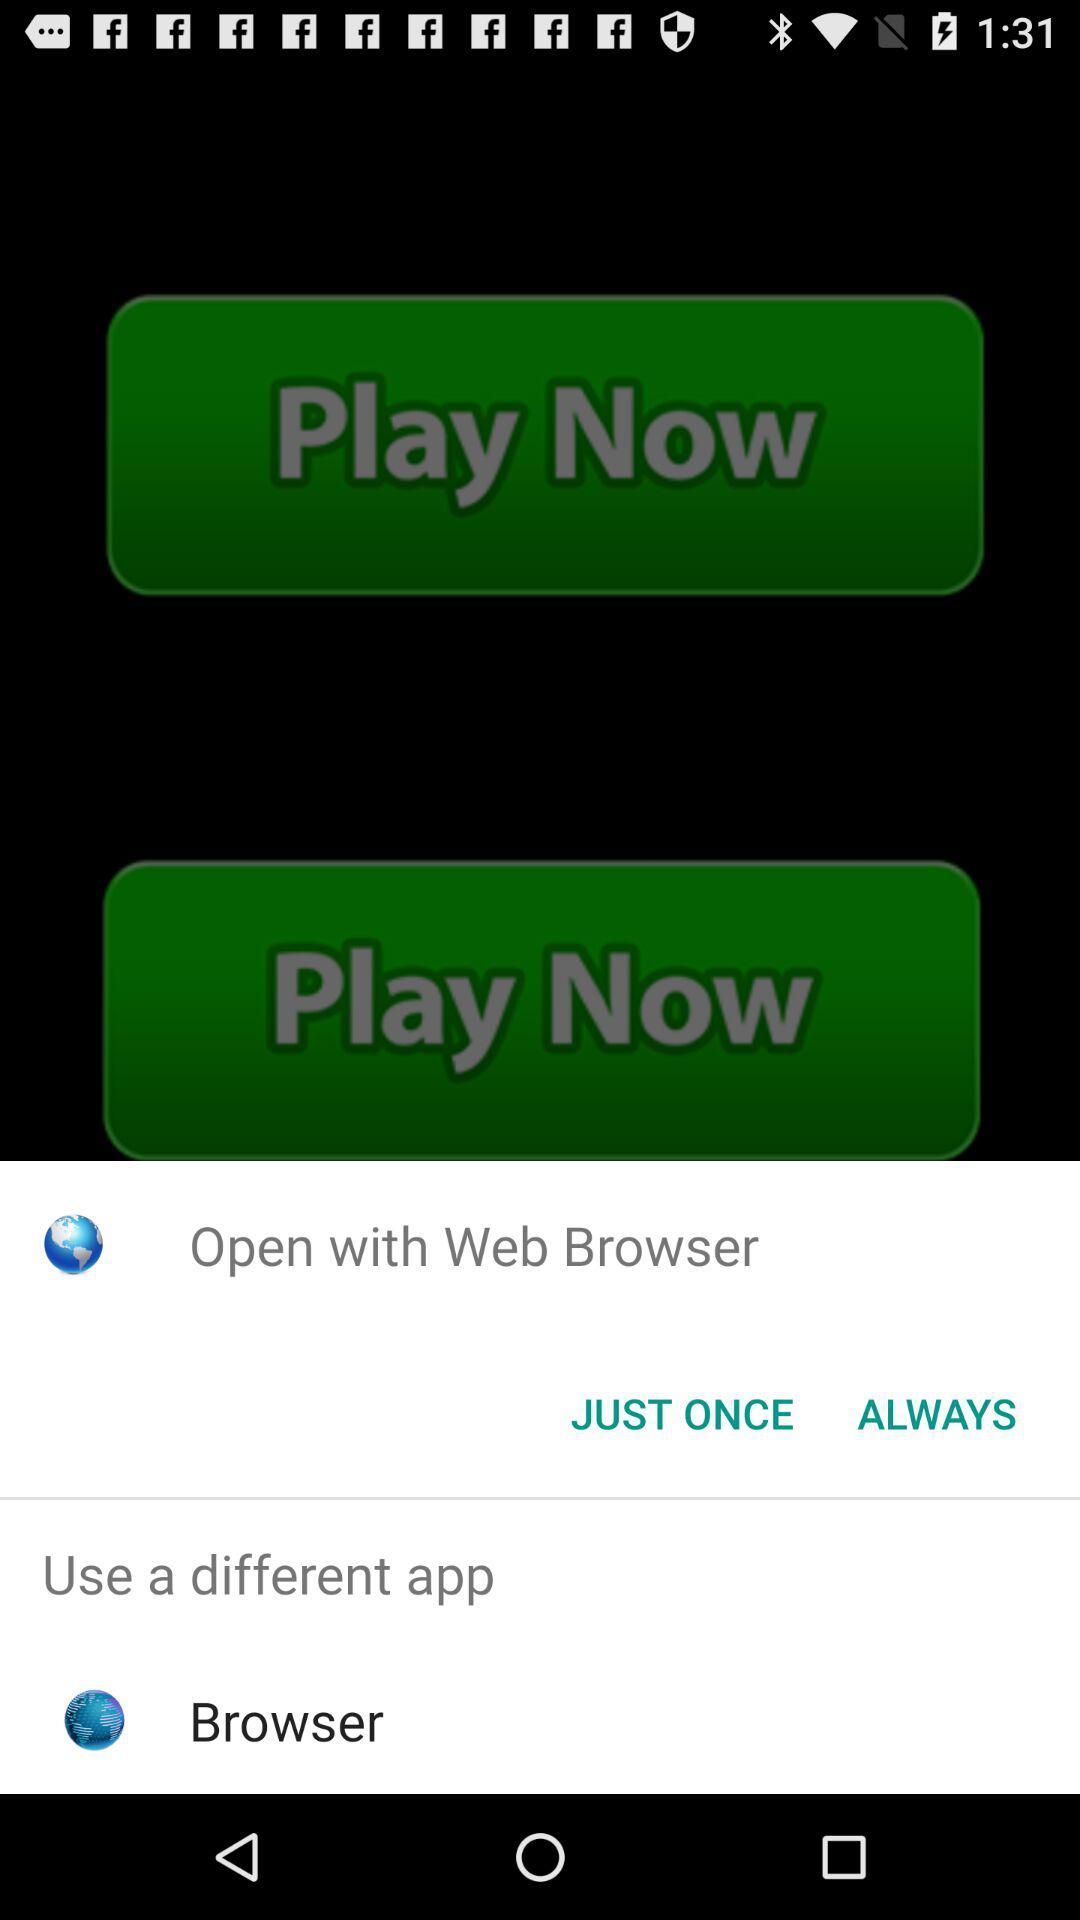 The image size is (1080, 1920). What do you see at coordinates (681, 1411) in the screenshot?
I see `the item below open with web icon` at bounding box center [681, 1411].